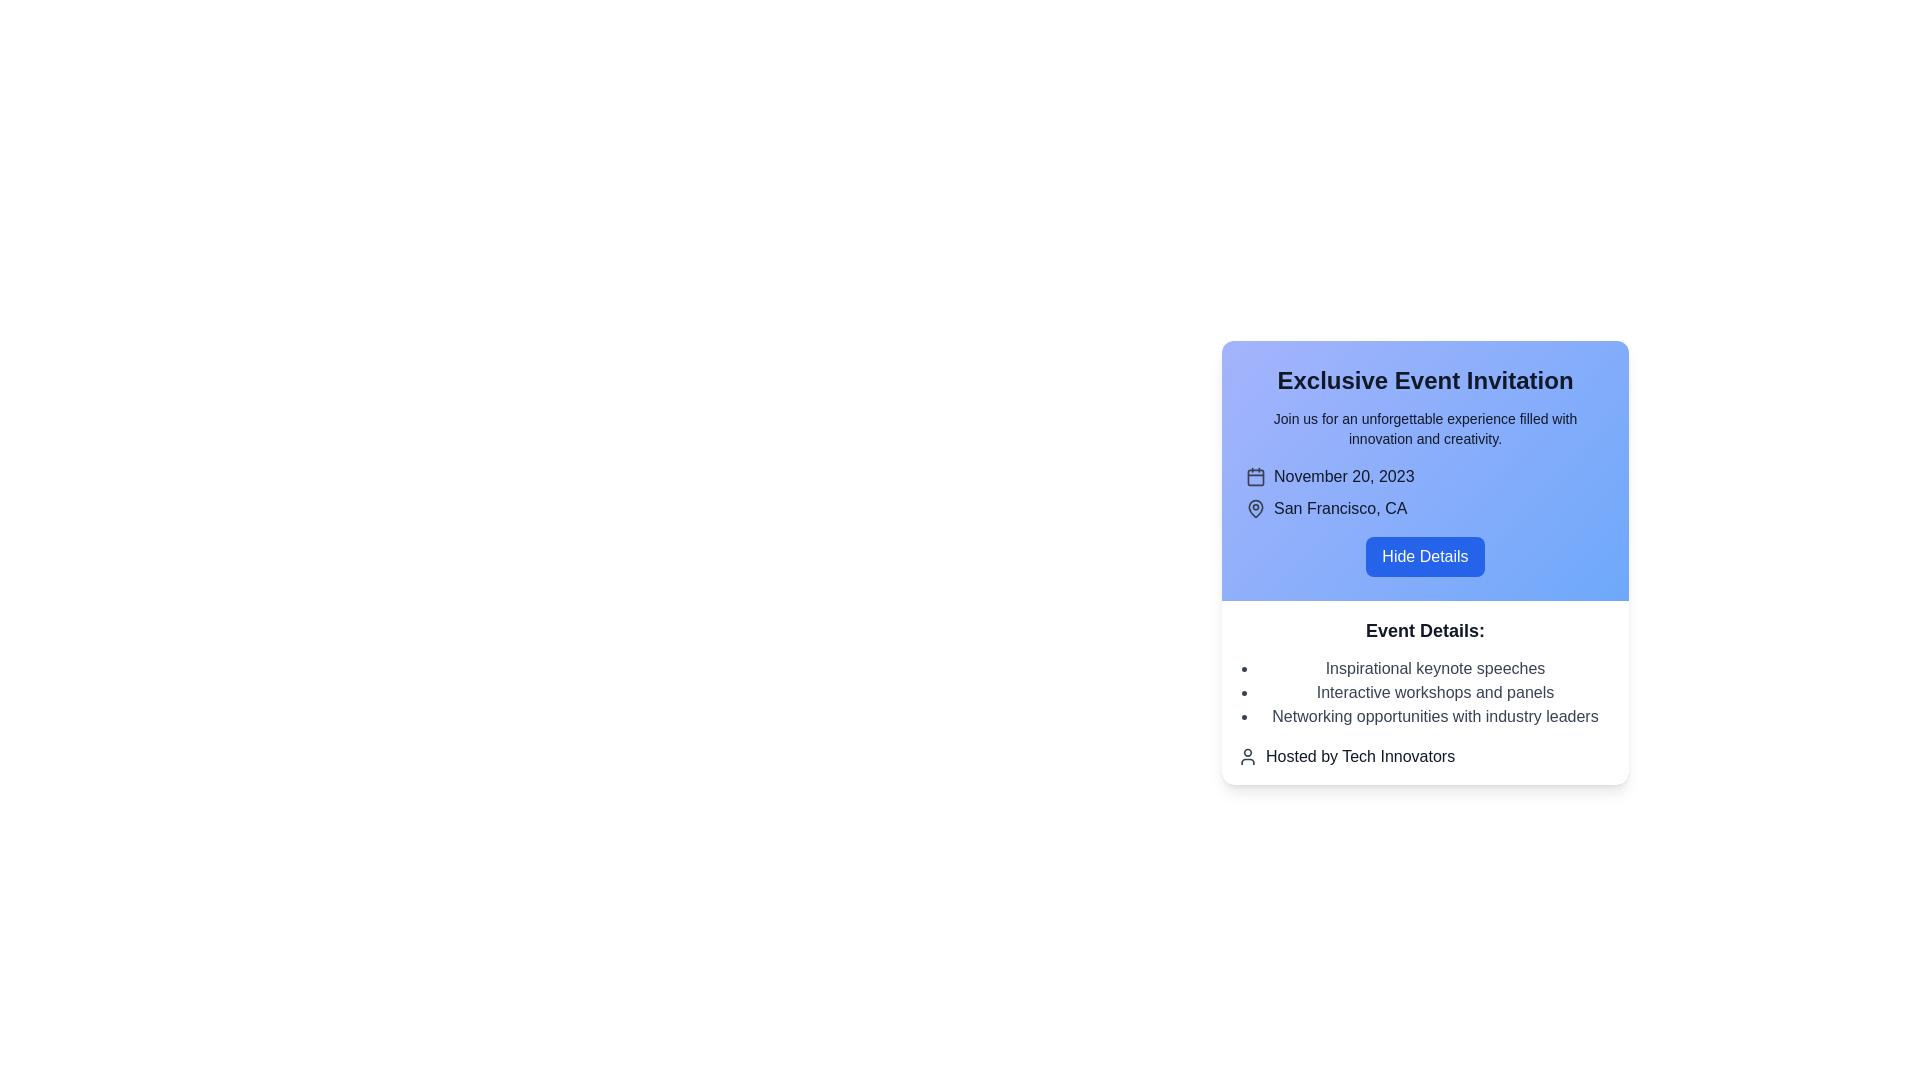 The image size is (1920, 1080). What do you see at coordinates (1424, 556) in the screenshot?
I see `the 'Hide Details' button with a blue background located below the 'San Francisco, CA' text` at bounding box center [1424, 556].